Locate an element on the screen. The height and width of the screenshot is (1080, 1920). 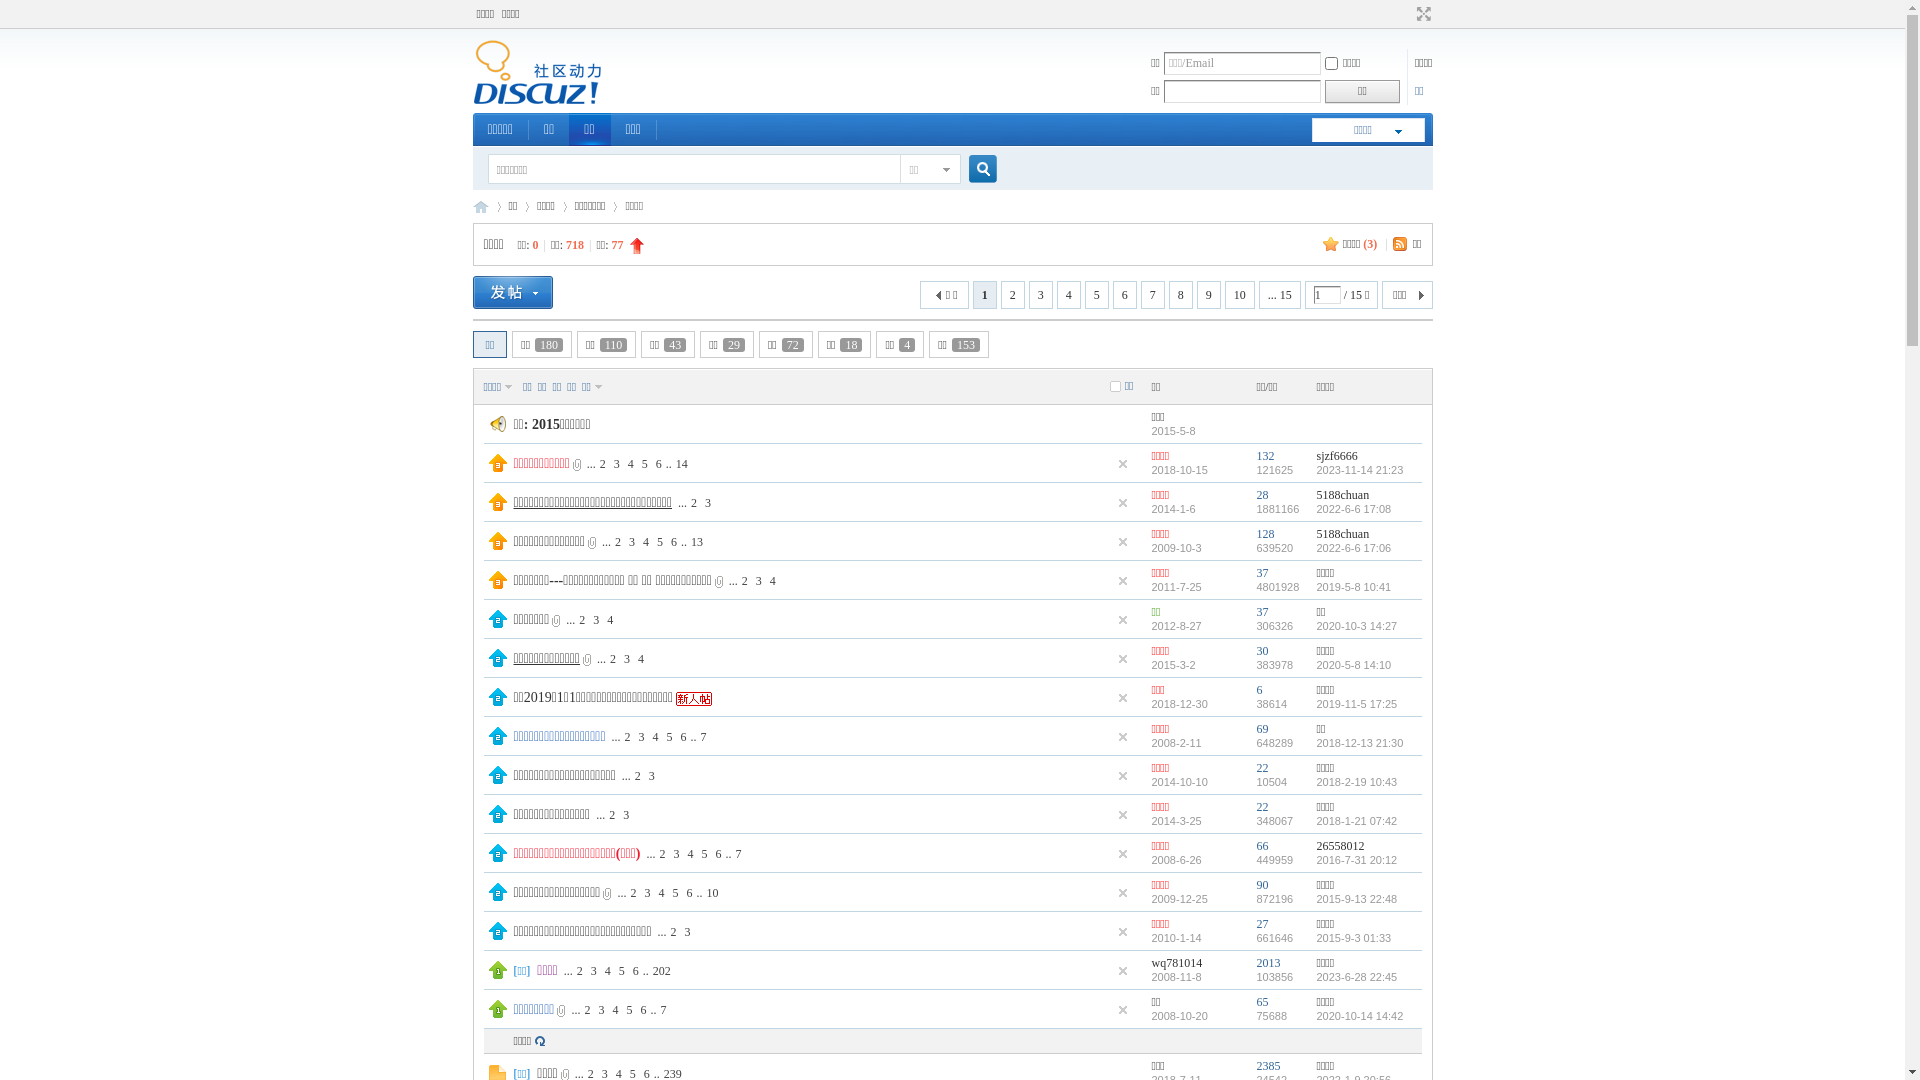
'2015-9-13 22:48' is located at coordinates (1356, 897).